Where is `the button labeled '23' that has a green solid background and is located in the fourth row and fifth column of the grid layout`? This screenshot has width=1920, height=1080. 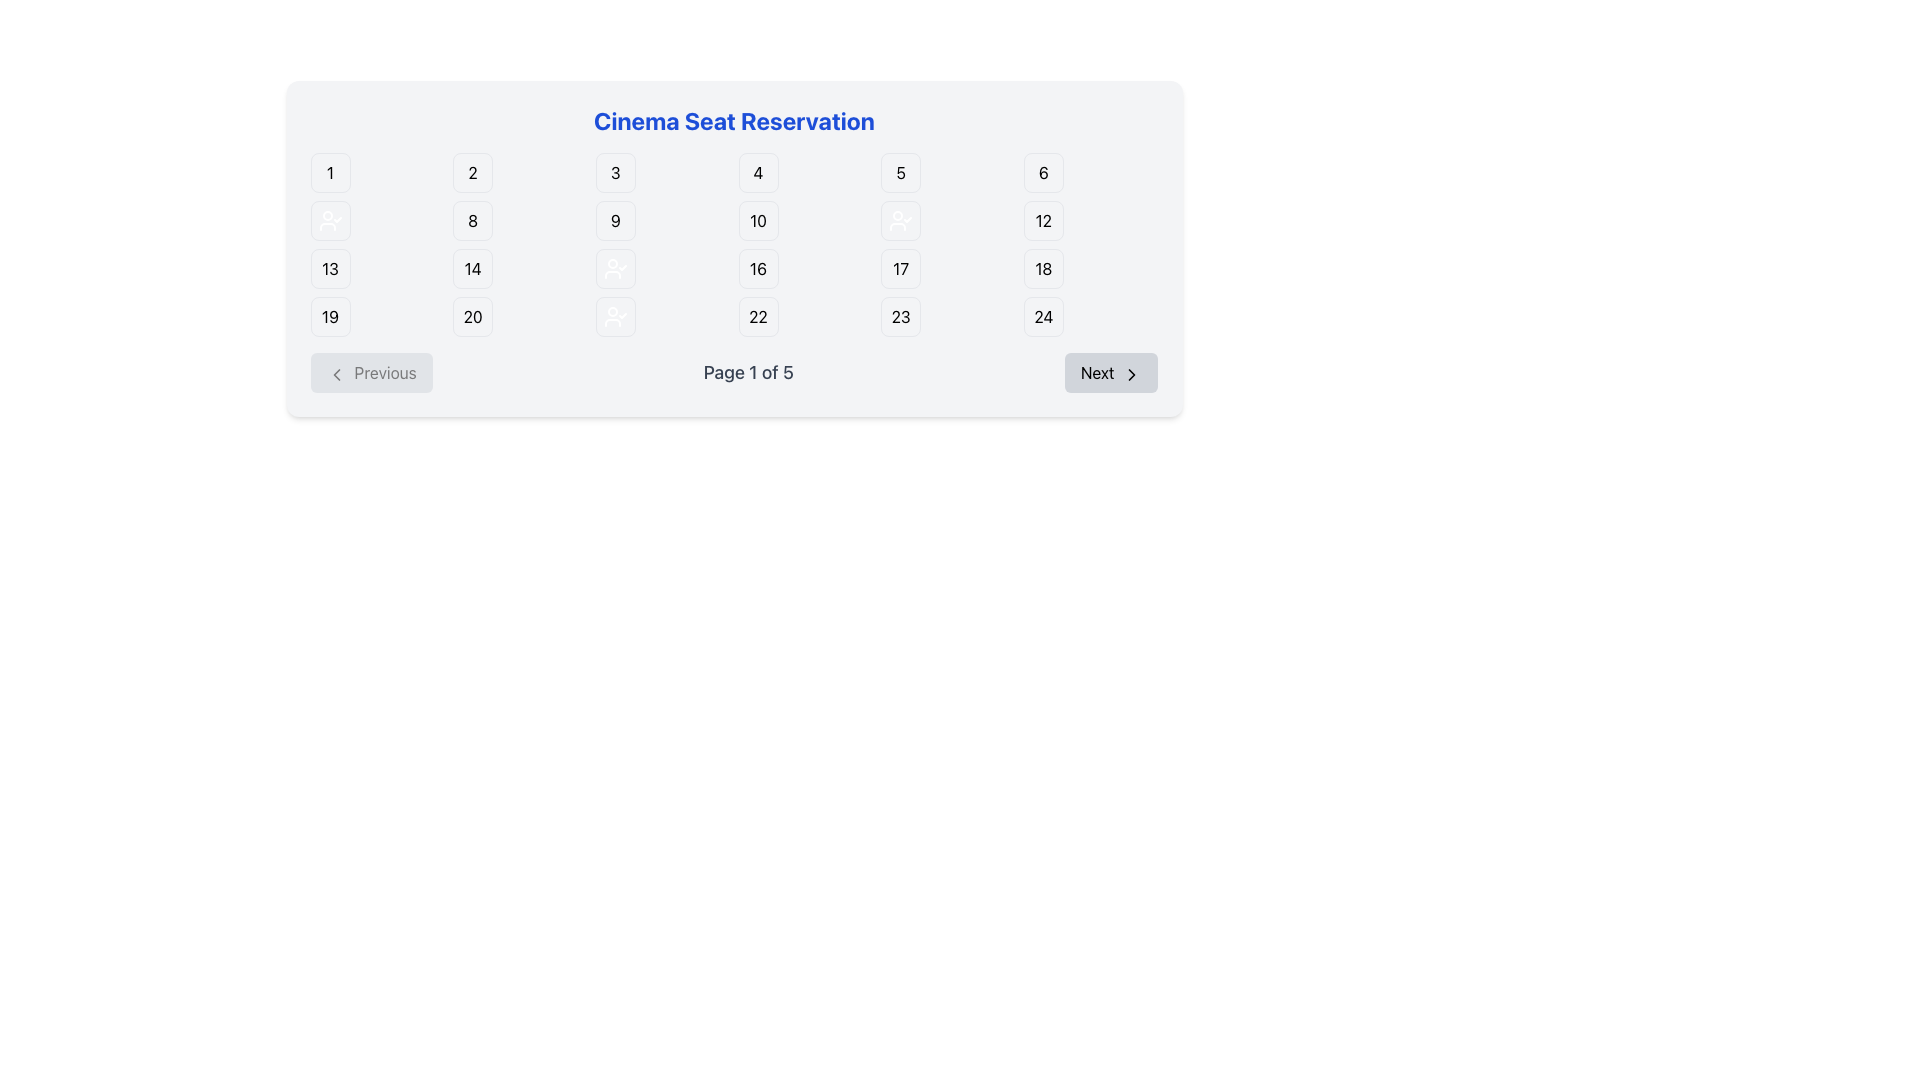 the button labeled '23' that has a green solid background and is located in the fourth row and fifth column of the grid layout is located at coordinates (900, 315).